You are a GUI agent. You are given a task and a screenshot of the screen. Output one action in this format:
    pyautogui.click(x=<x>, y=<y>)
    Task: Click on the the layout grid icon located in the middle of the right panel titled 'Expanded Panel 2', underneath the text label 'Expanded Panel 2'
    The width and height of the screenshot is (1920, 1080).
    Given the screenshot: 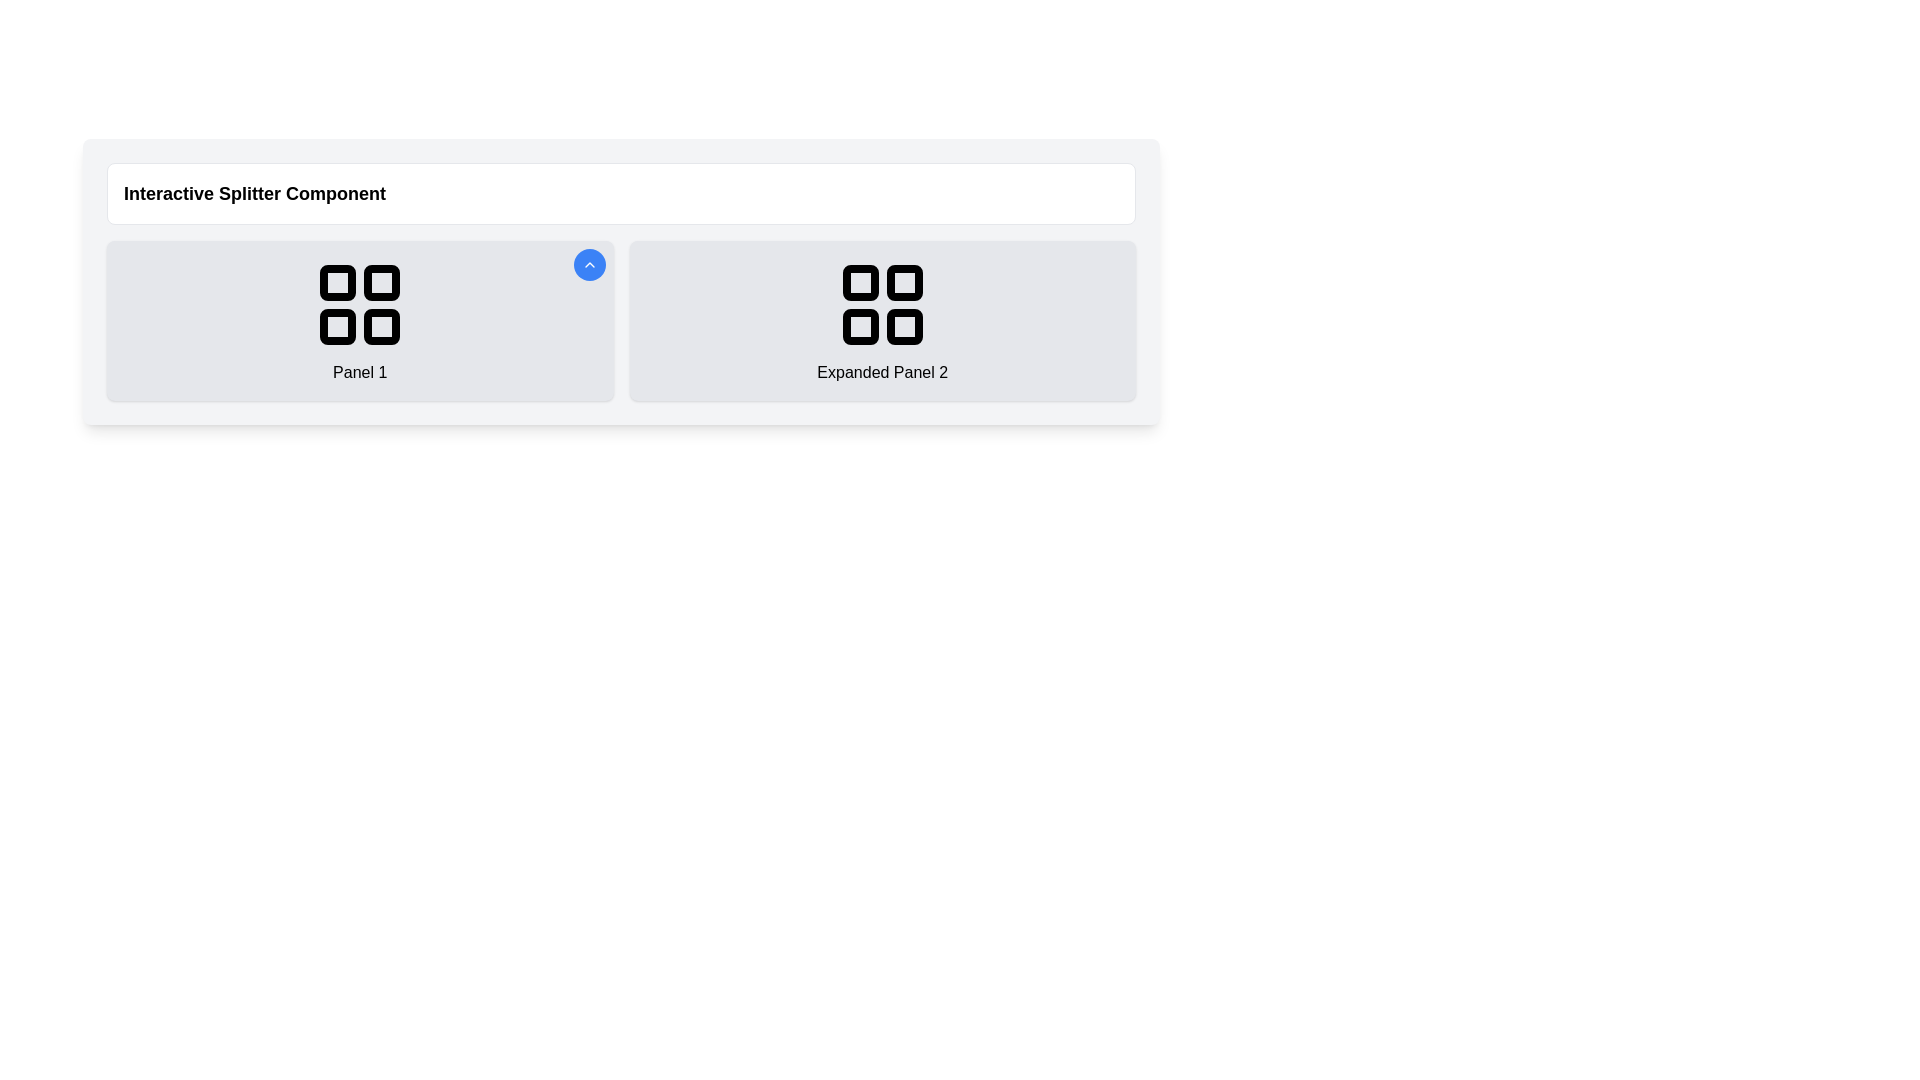 What is the action you would take?
    pyautogui.click(x=881, y=304)
    